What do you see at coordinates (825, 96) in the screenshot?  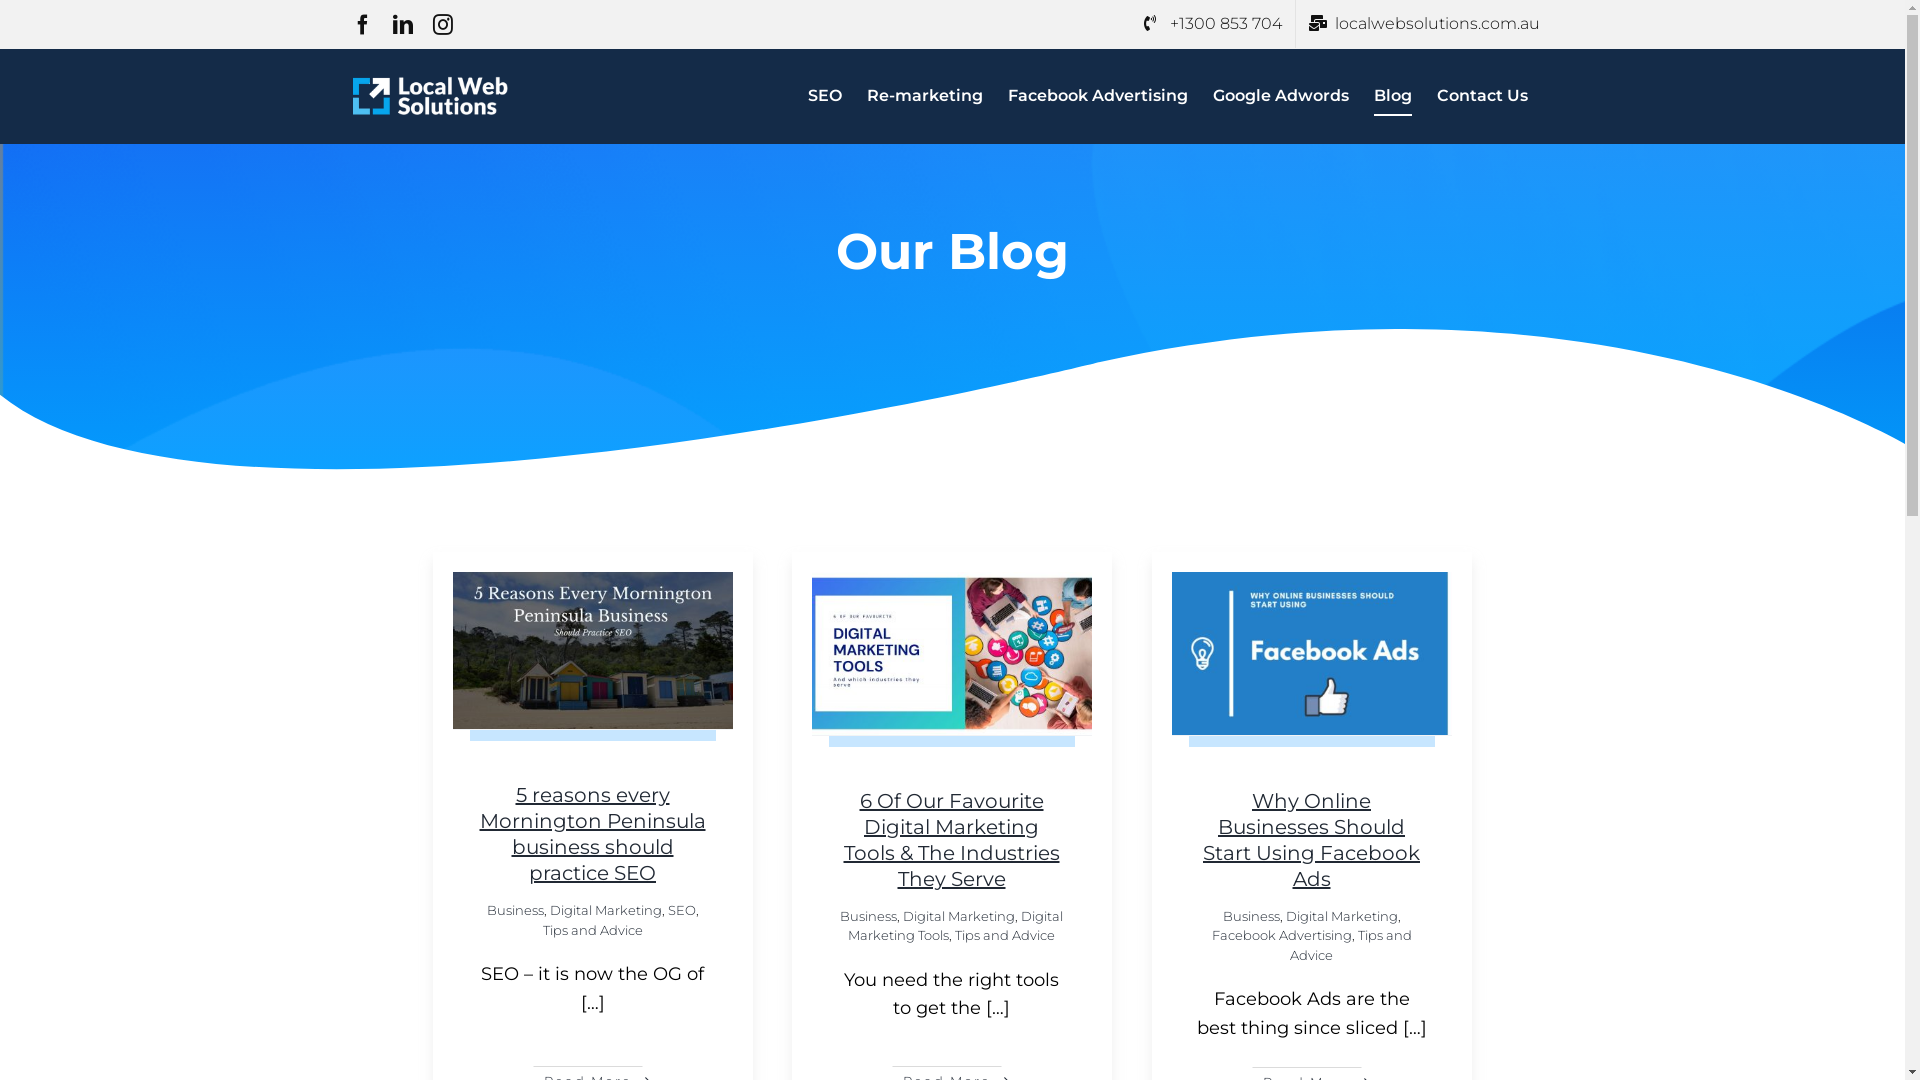 I see `'SEO'` at bounding box center [825, 96].